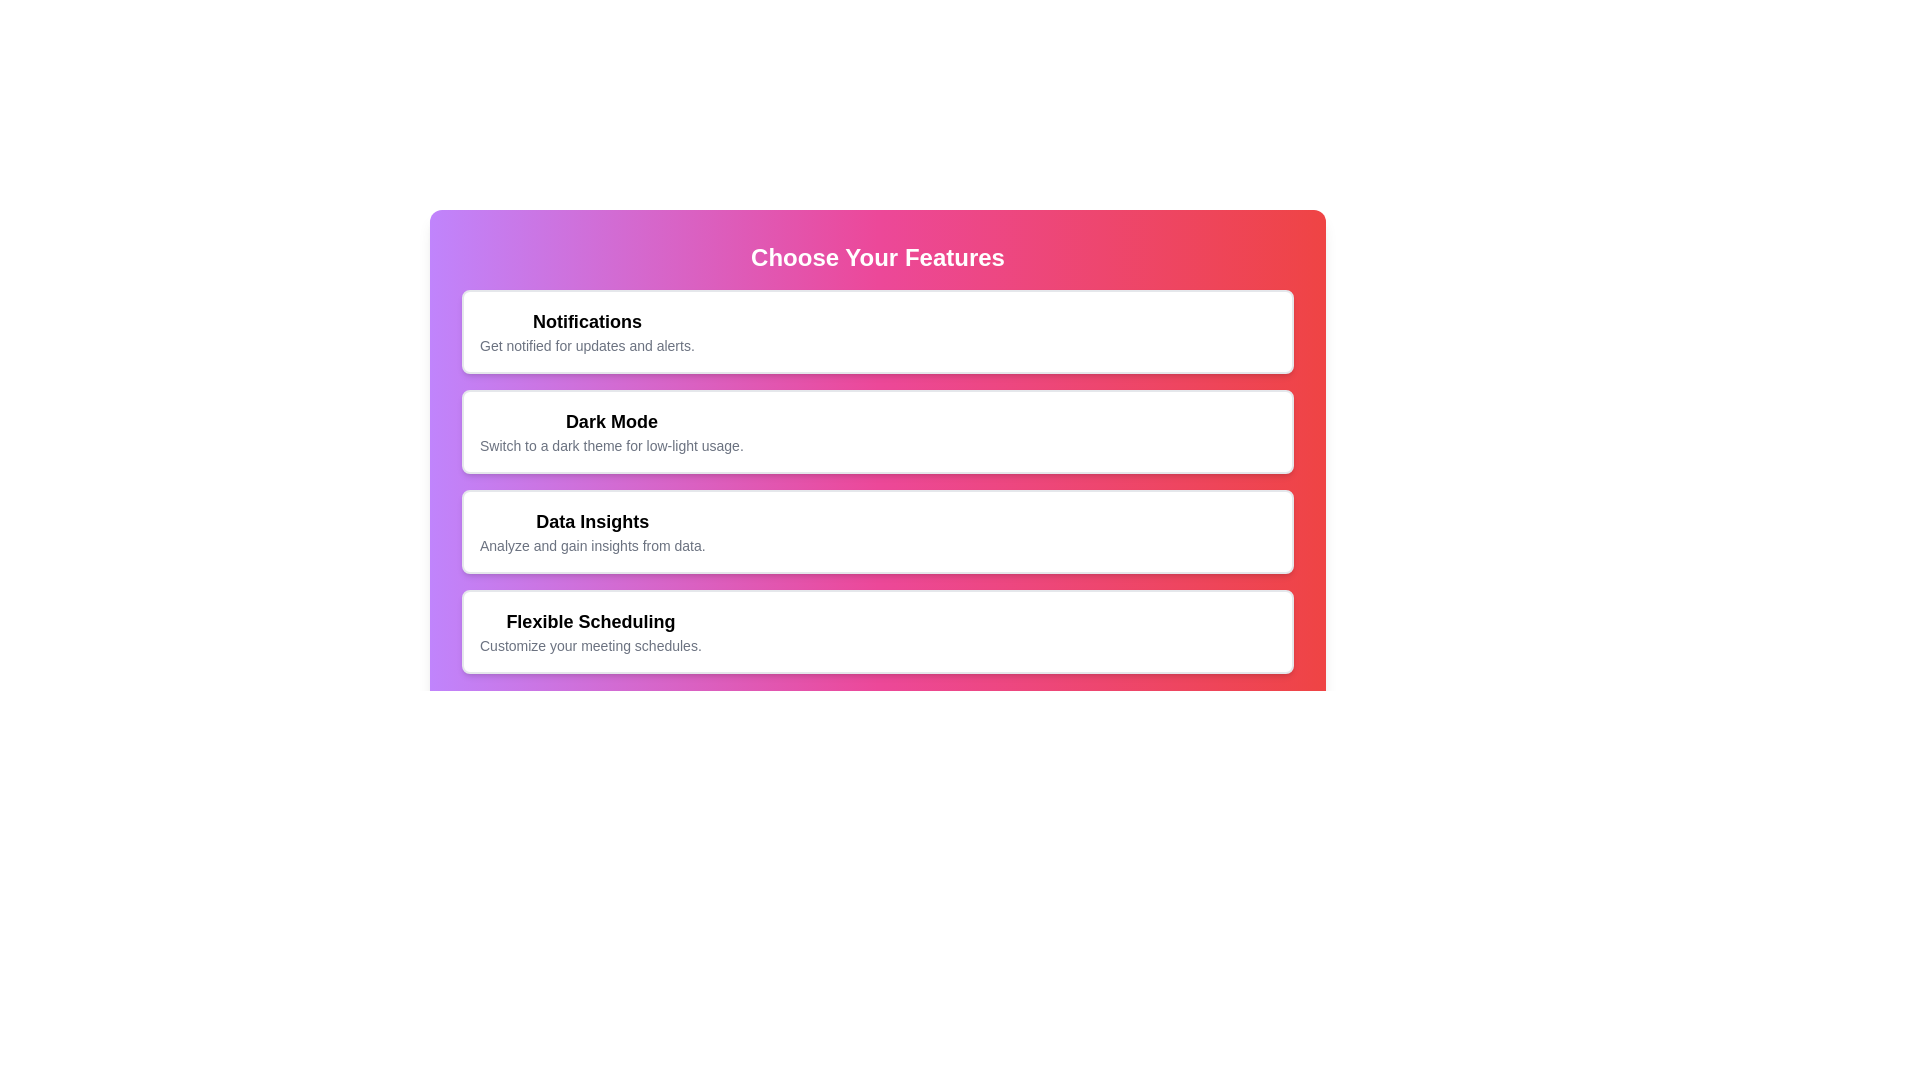 This screenshot has width=1920, height=1080. Describe the element at coordinates (589, 645) in the screenshot. I see `the static text element that provides additional information about the 'Flexible Scheduling' feature, located directly beneath the heading within the card layout` at that location.